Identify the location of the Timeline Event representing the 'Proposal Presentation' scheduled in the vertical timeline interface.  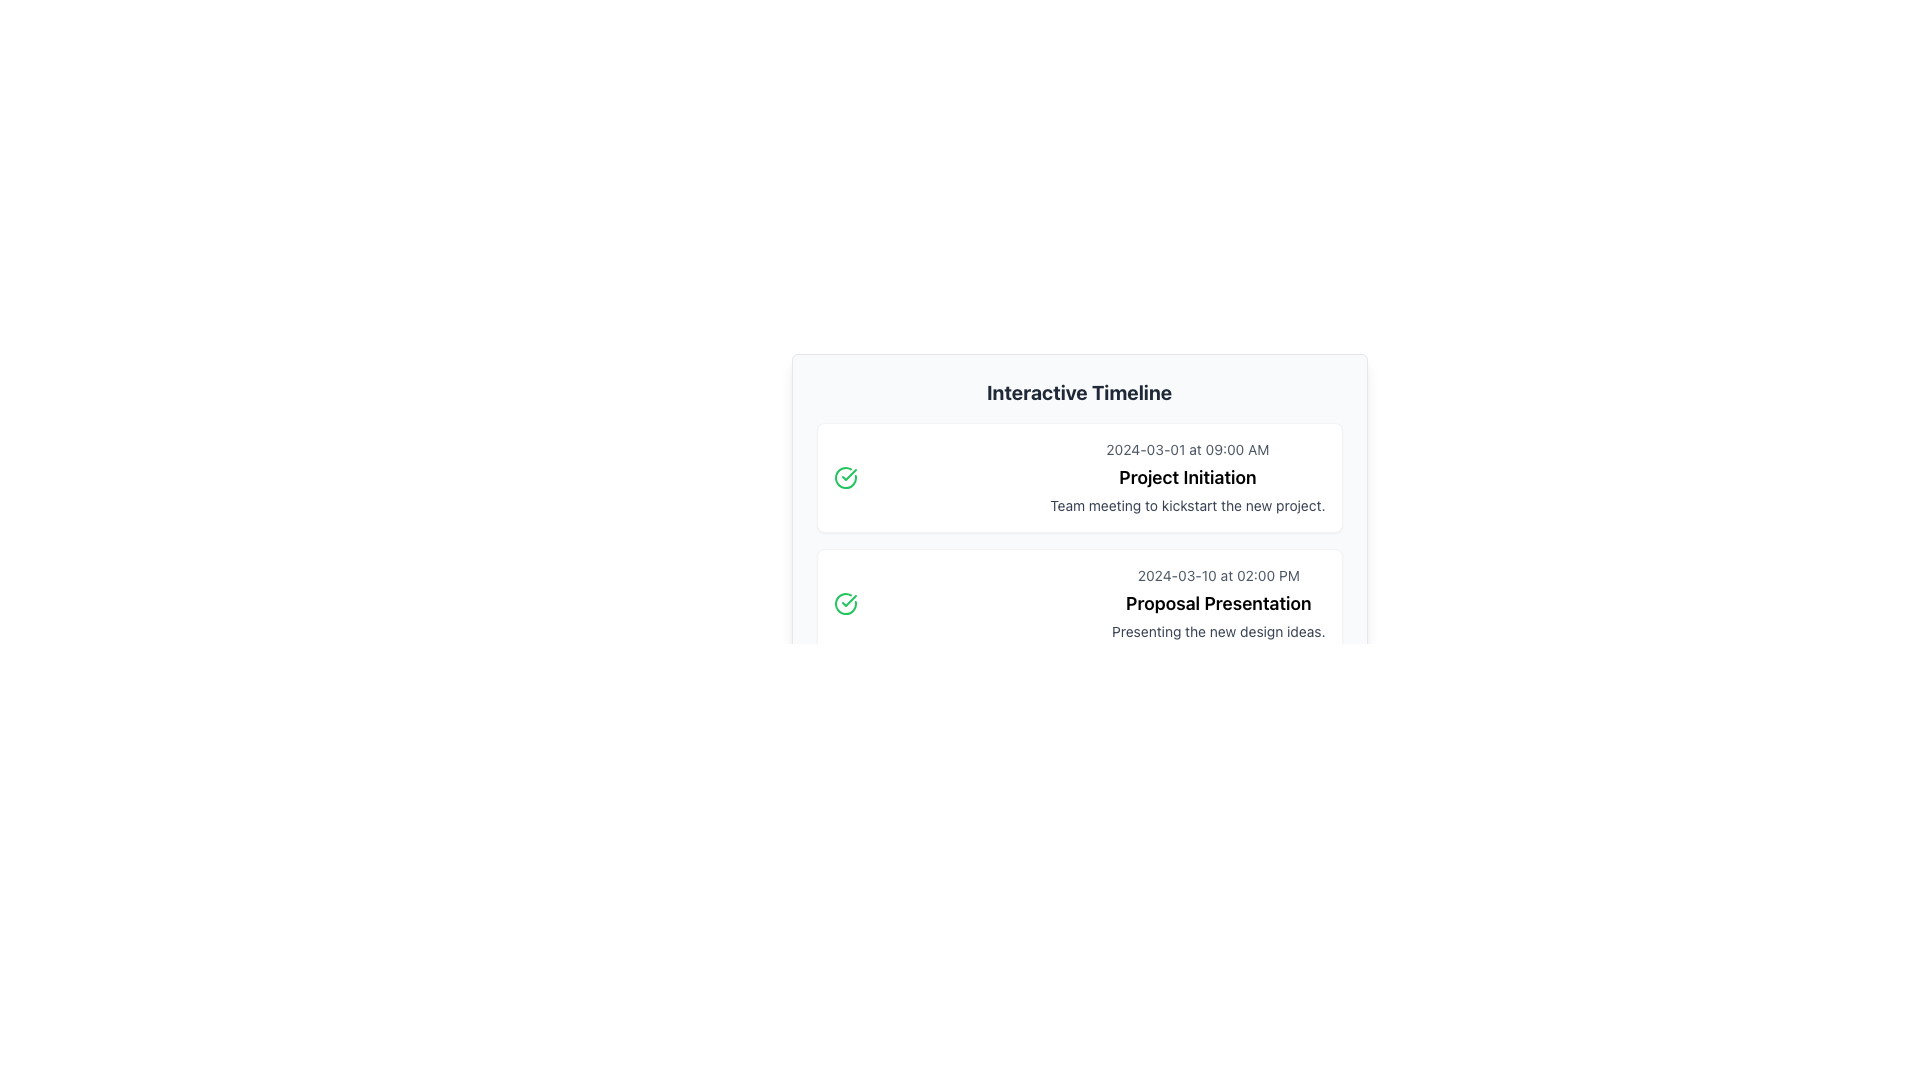
(1078, 603).